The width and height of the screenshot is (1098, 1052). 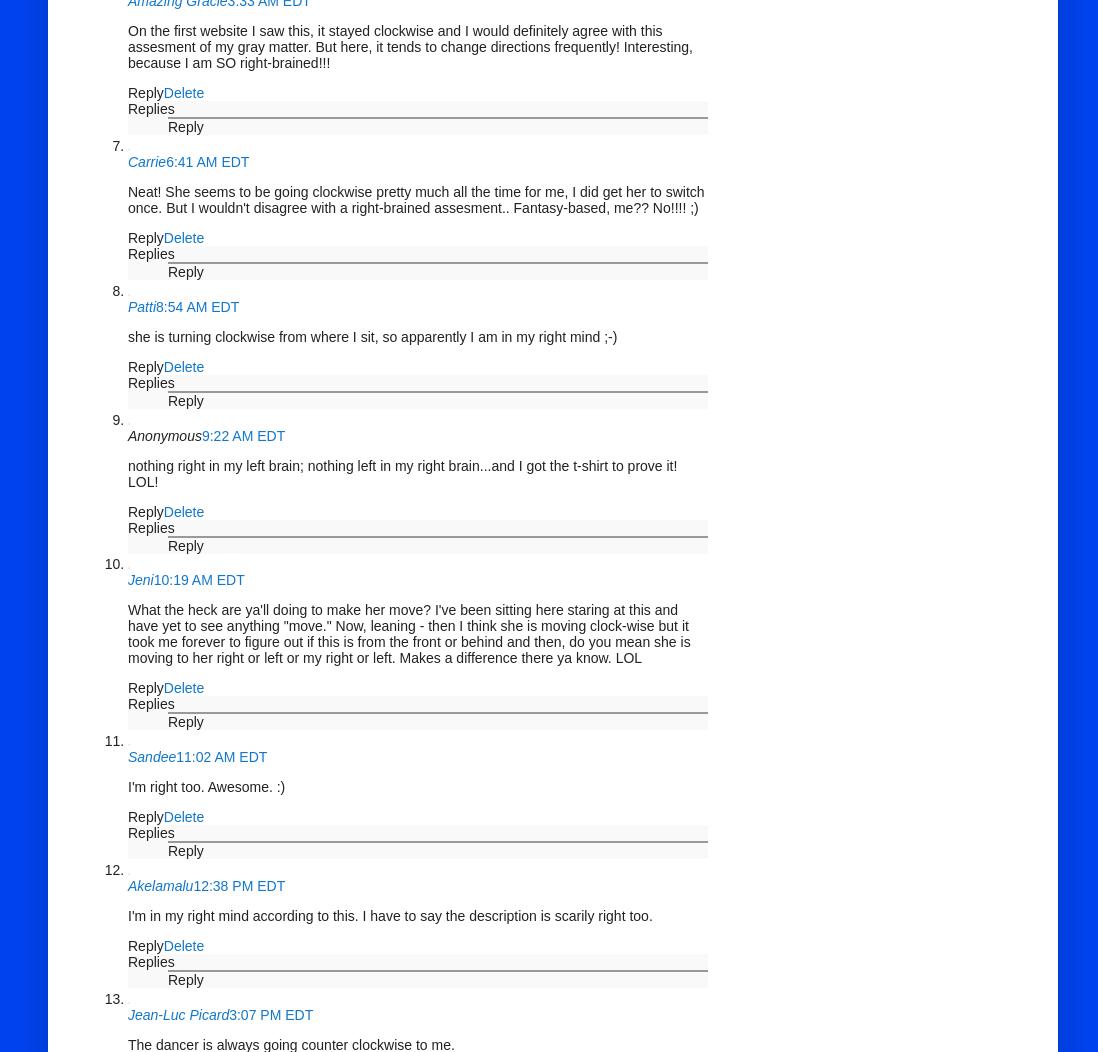 What do you see at coordinates (238, 885) in the screenshot?
I see `'12:38 PM EDT'` at bounding box center [238, 885].